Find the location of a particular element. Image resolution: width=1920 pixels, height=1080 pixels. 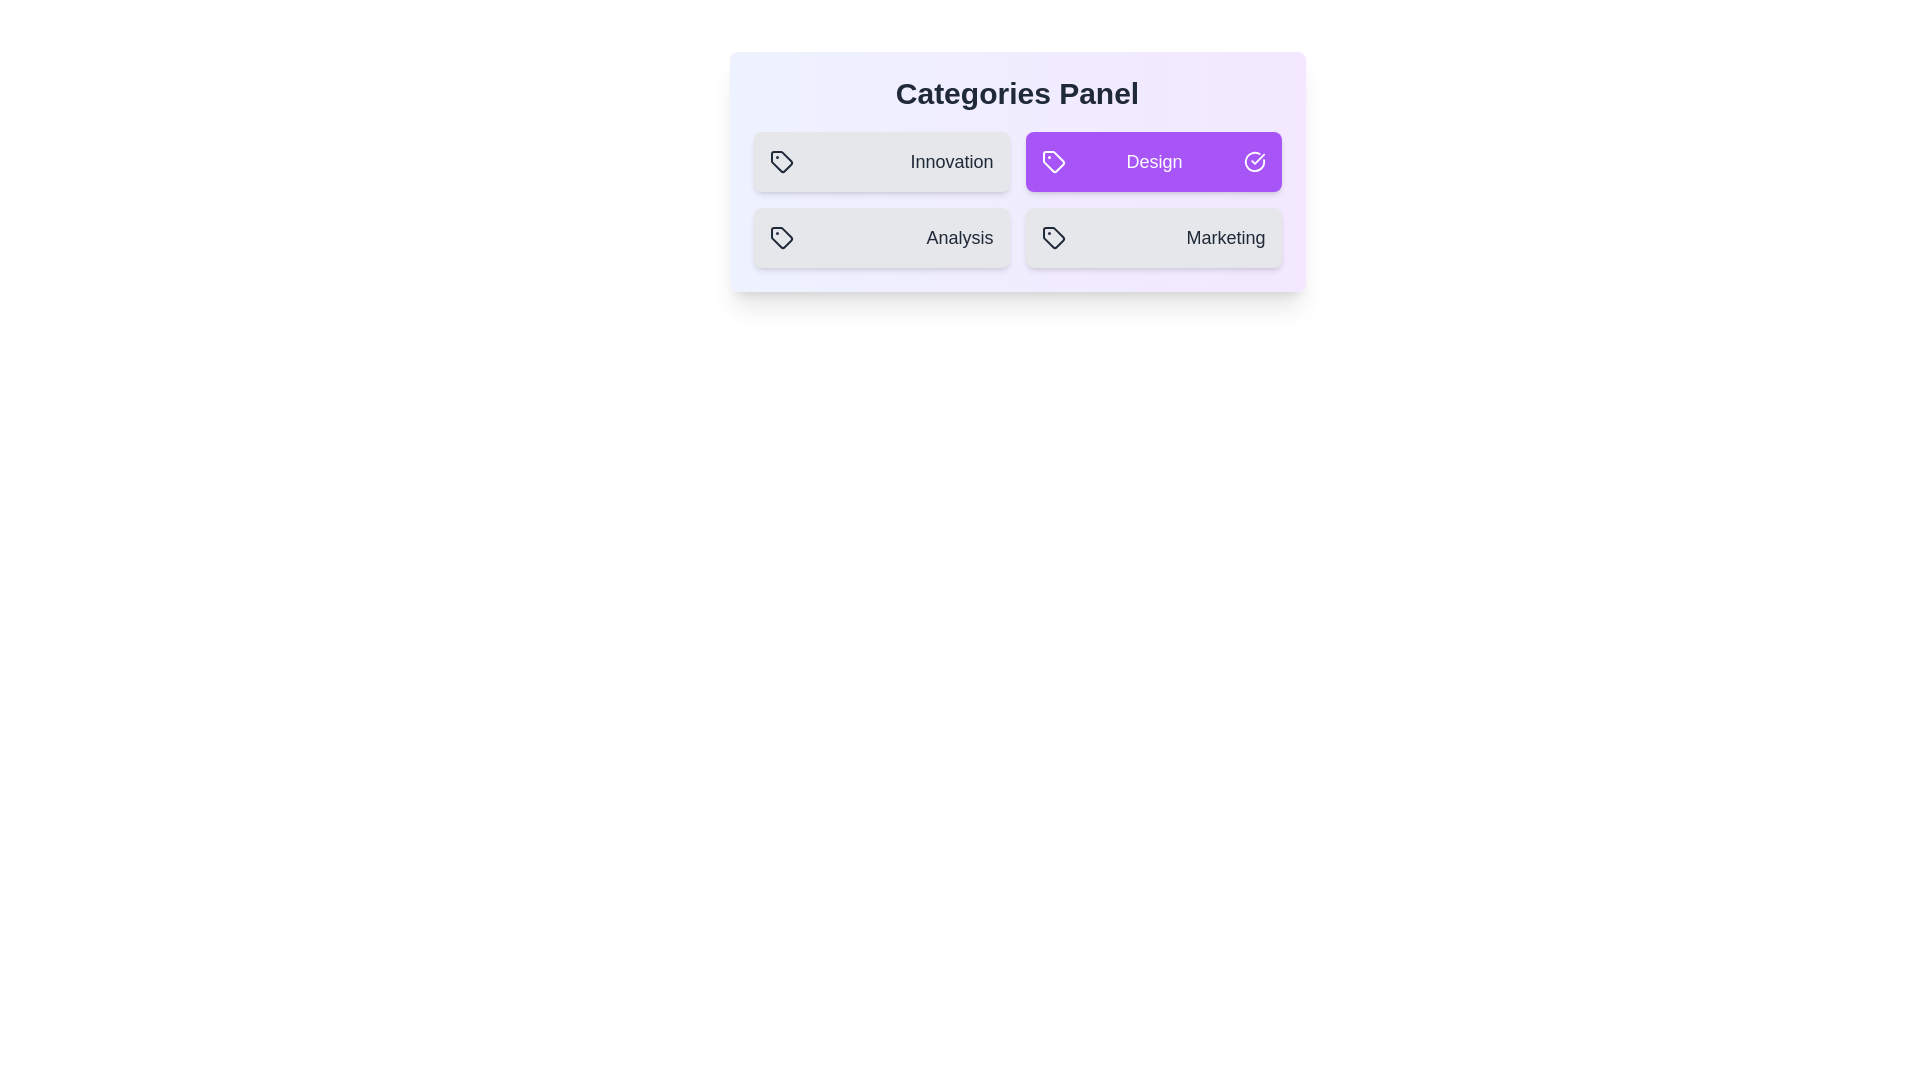

the category Innovation is located at coordinates (880, 161).